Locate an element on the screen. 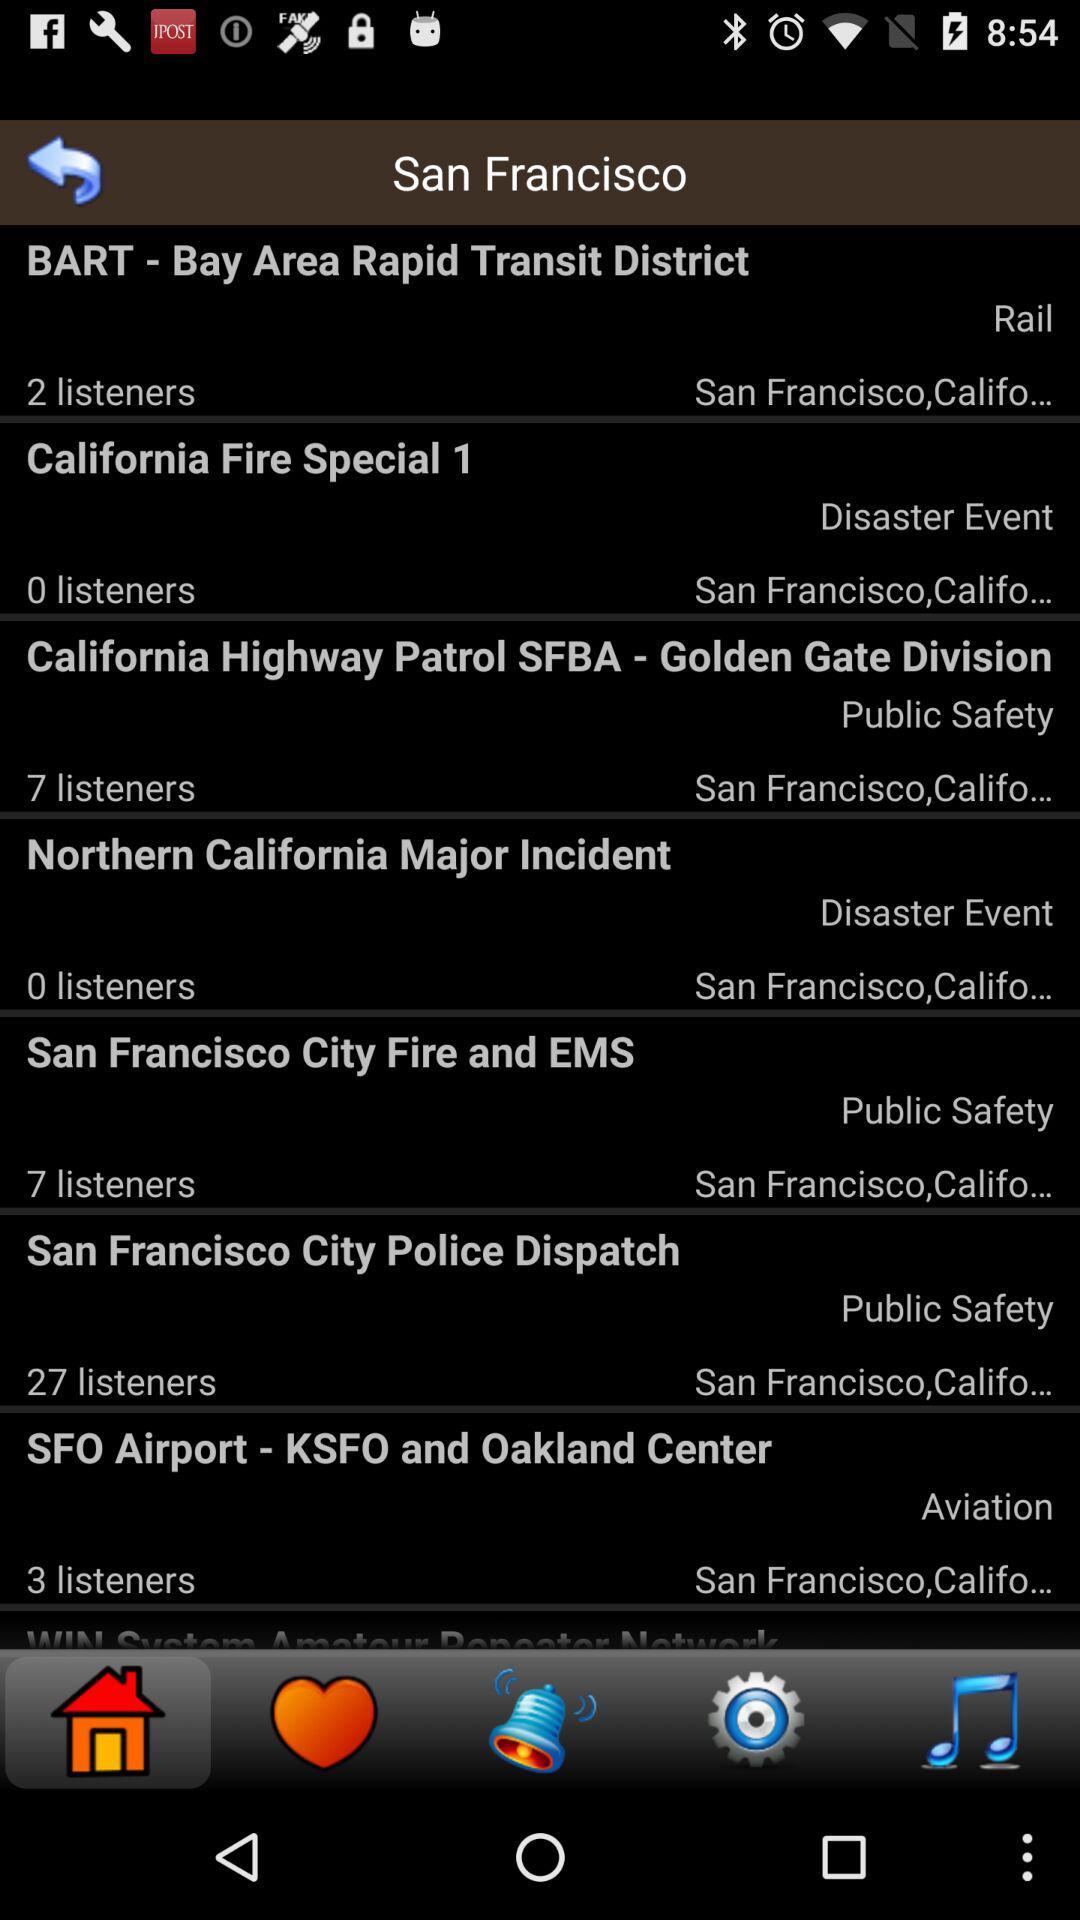 The height and width of the screenshot is (1920, 1080). the icon above the california fire special item is located at coordinates (111, 390).